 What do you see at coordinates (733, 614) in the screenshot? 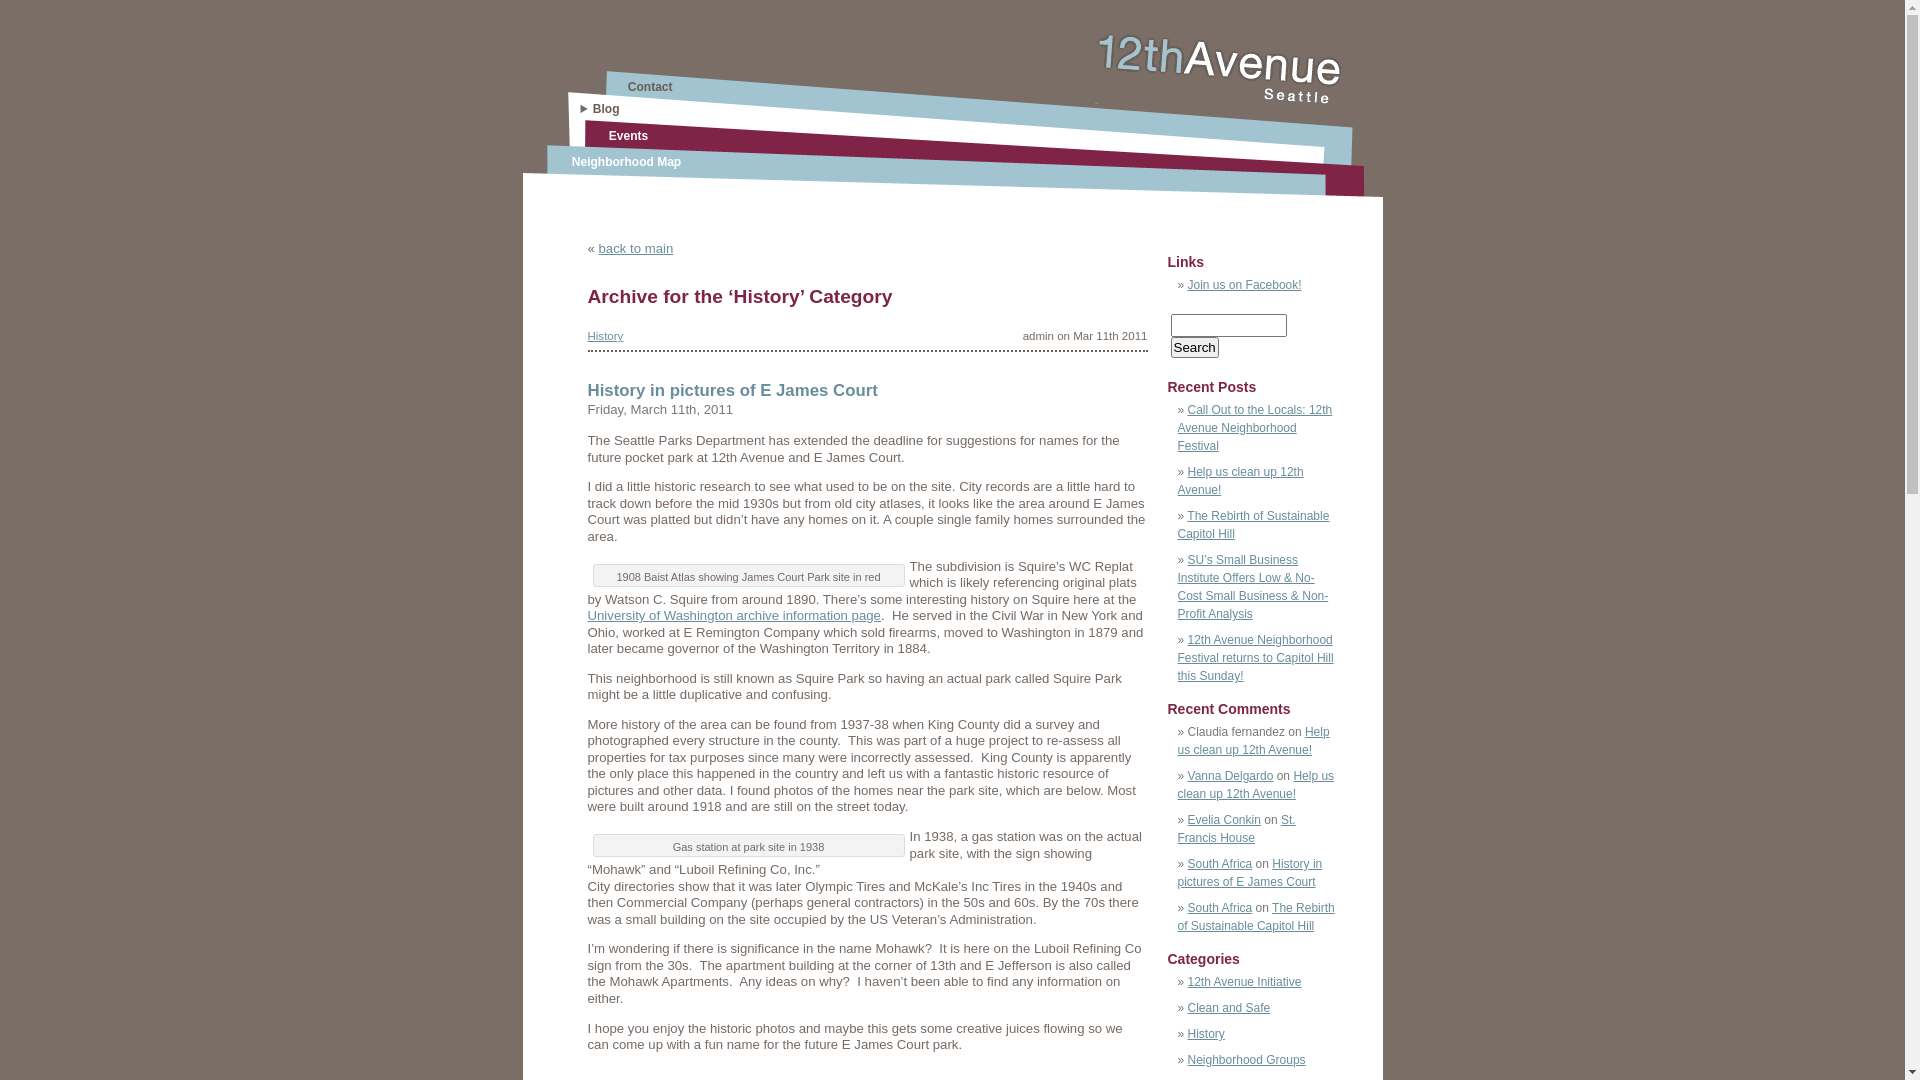
I see `'University of Washington archive information page'` at bounding box center [733, 614].